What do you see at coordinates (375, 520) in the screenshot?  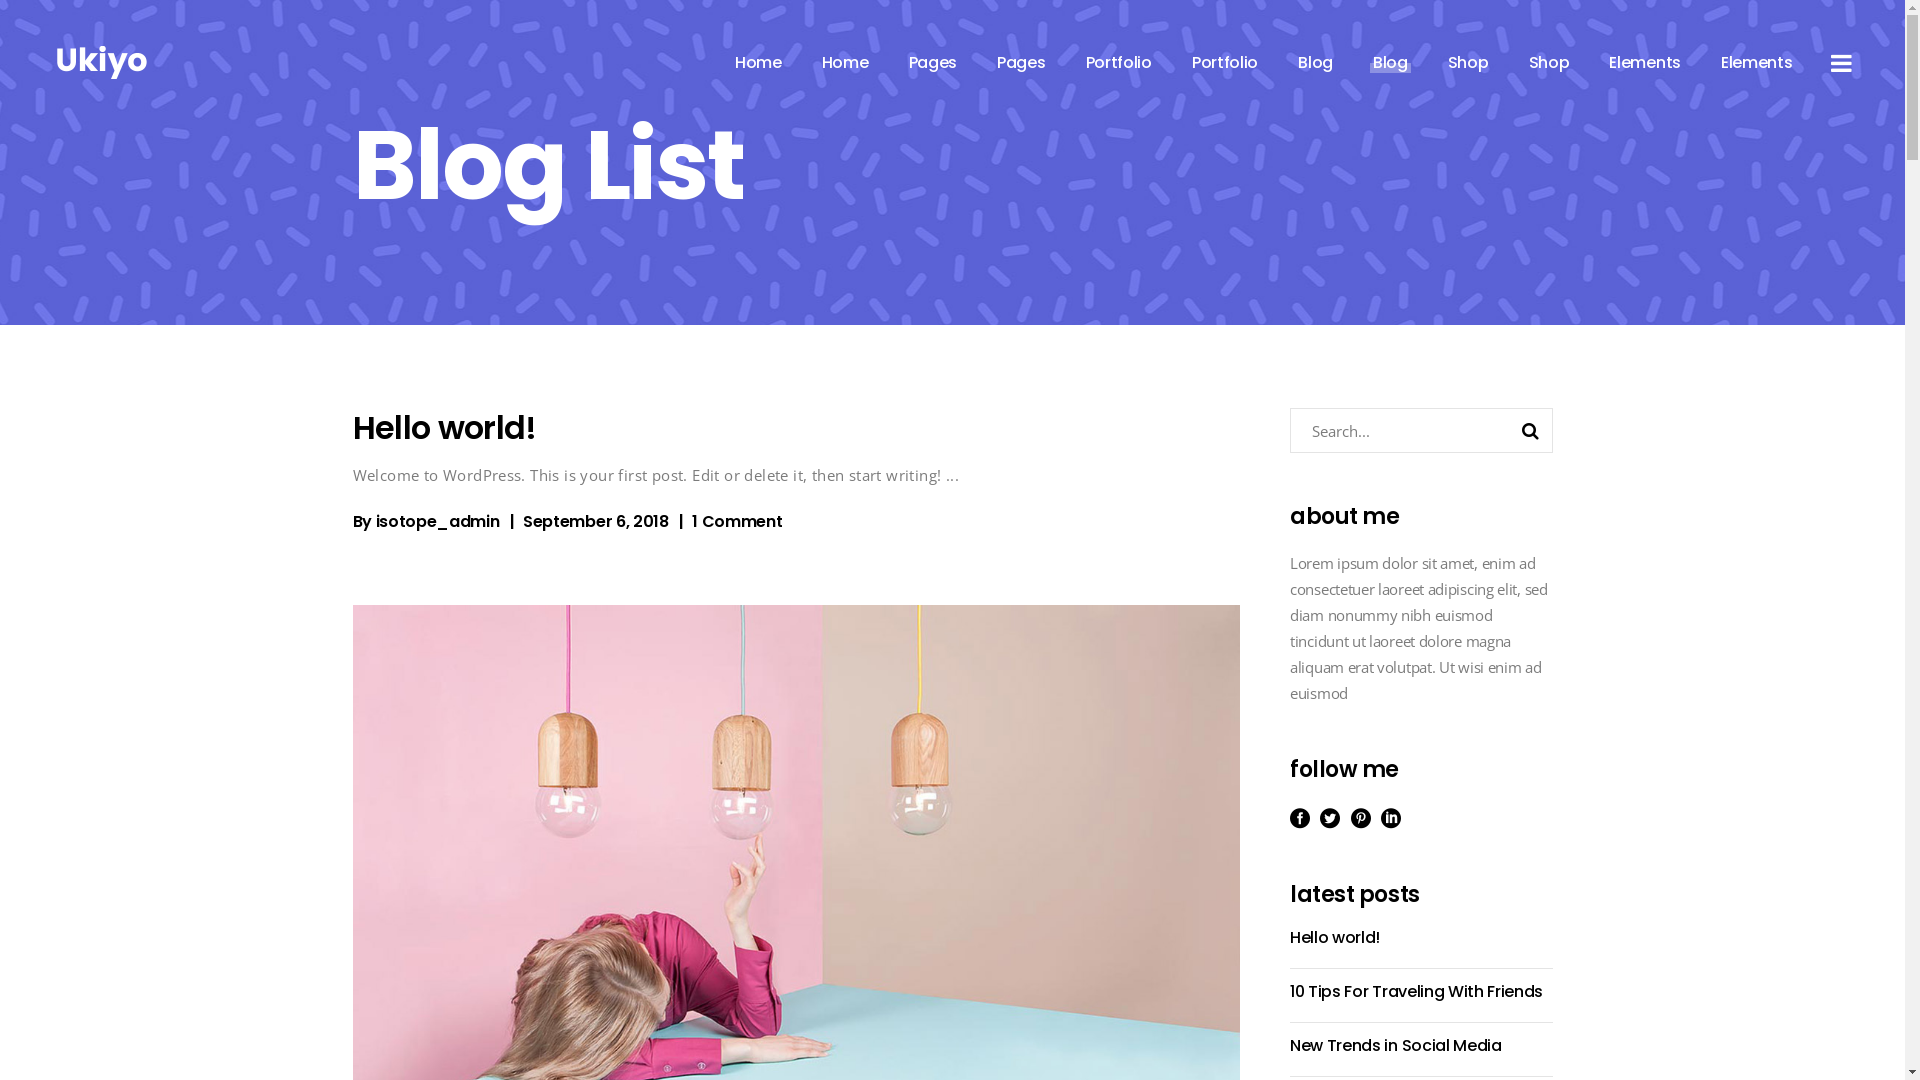 I see `'isotope_admin'` at bounding box center [375, 520].